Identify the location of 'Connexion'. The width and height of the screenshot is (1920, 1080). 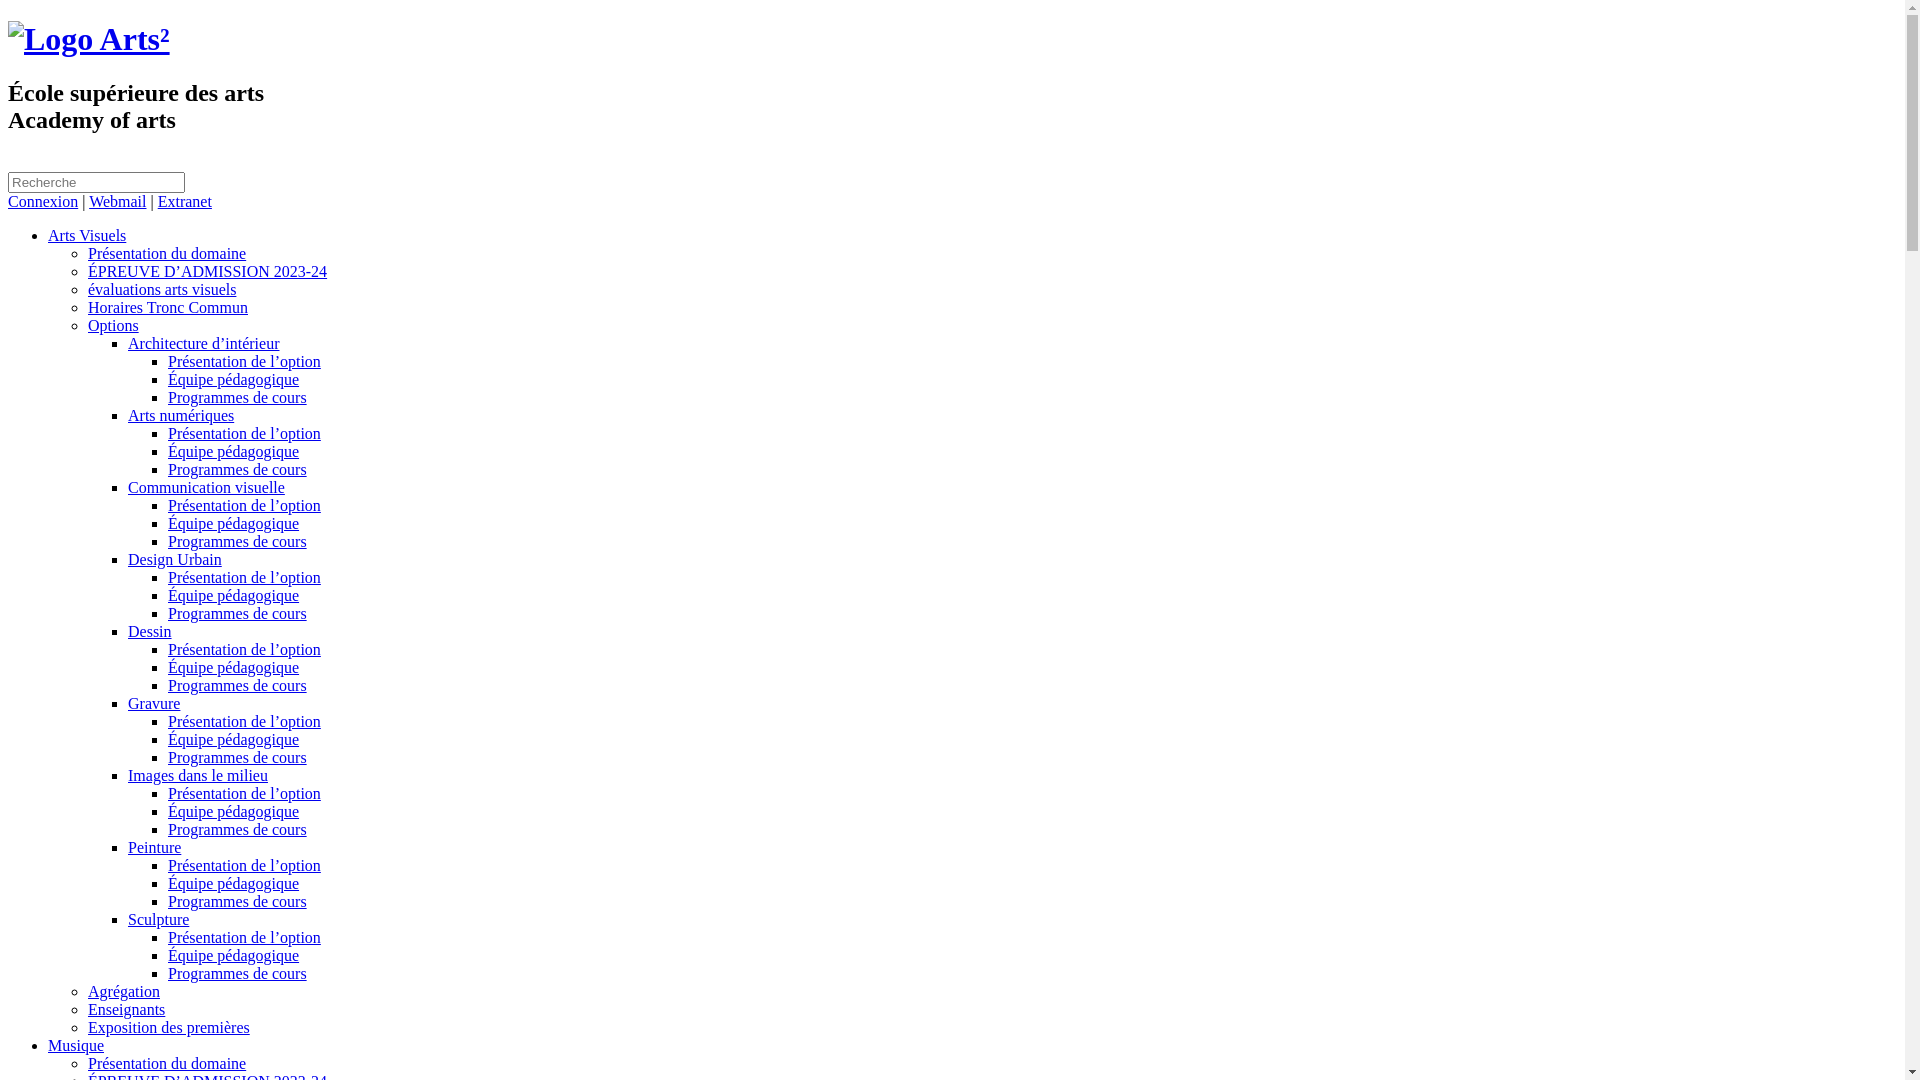
(43, 201).